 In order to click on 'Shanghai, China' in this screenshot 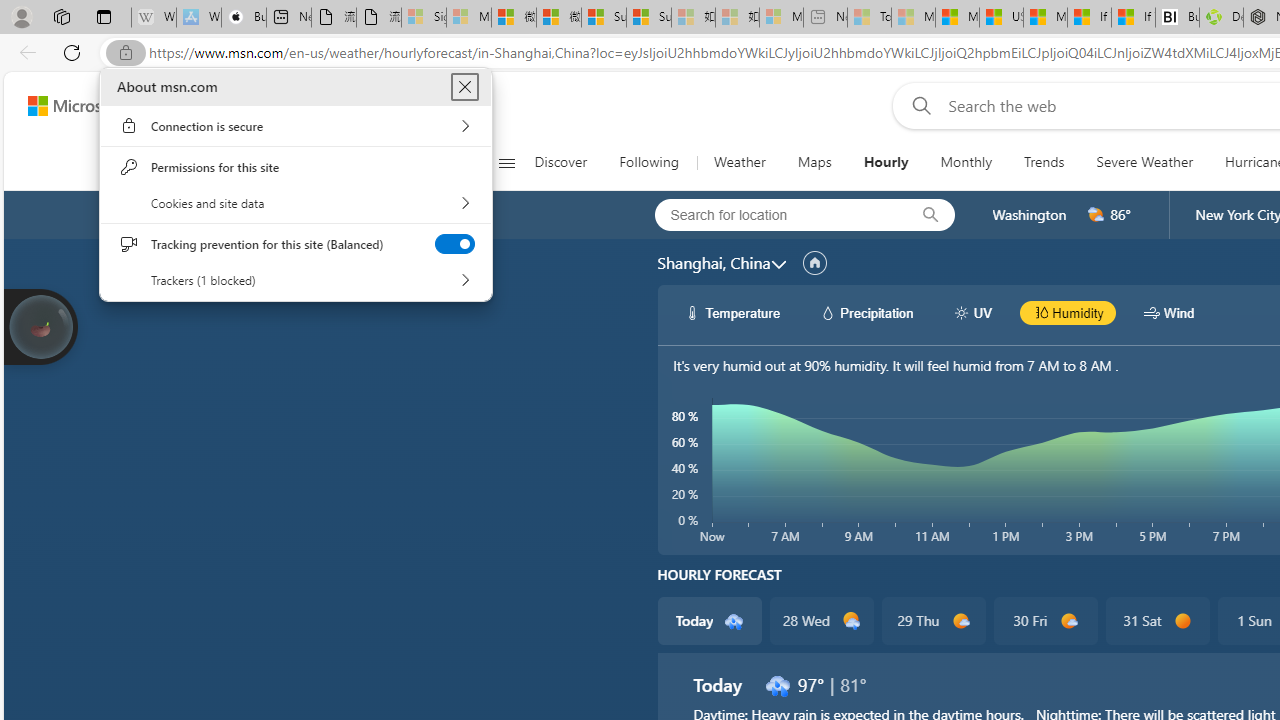, I will do `click(713, 262)`.